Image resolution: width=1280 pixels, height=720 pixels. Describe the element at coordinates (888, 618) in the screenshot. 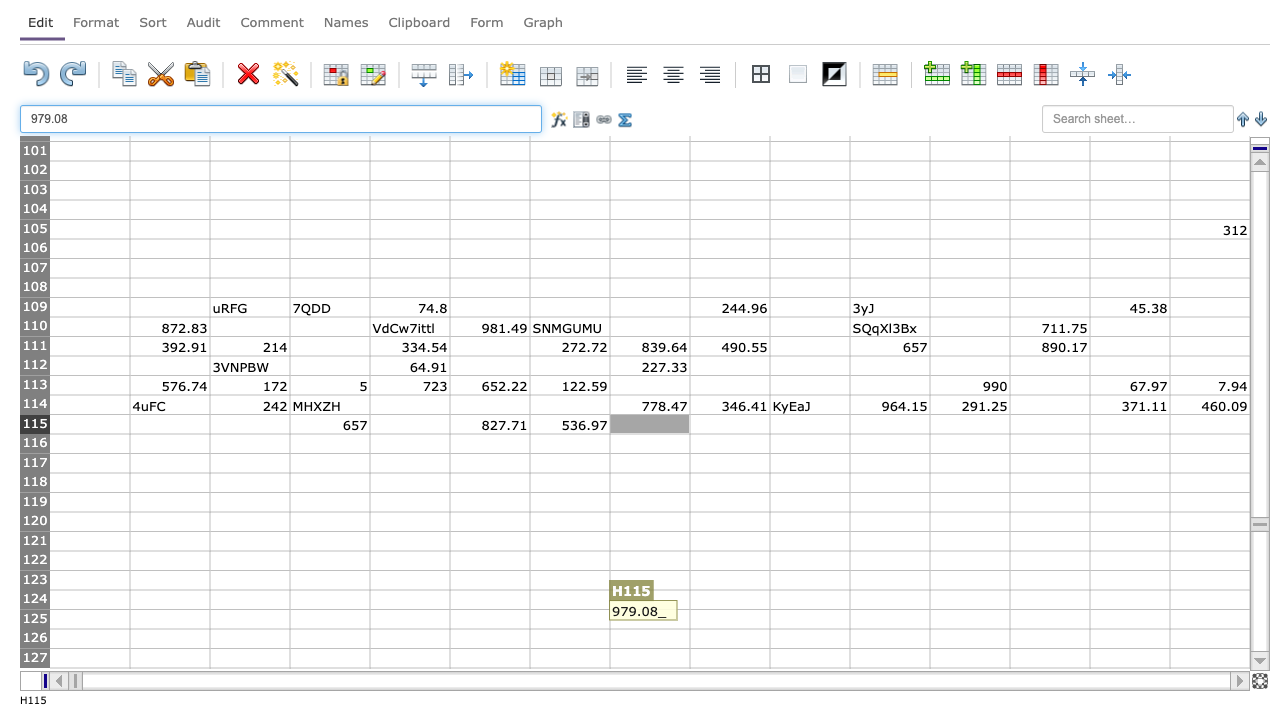

I see `K125` at that location.